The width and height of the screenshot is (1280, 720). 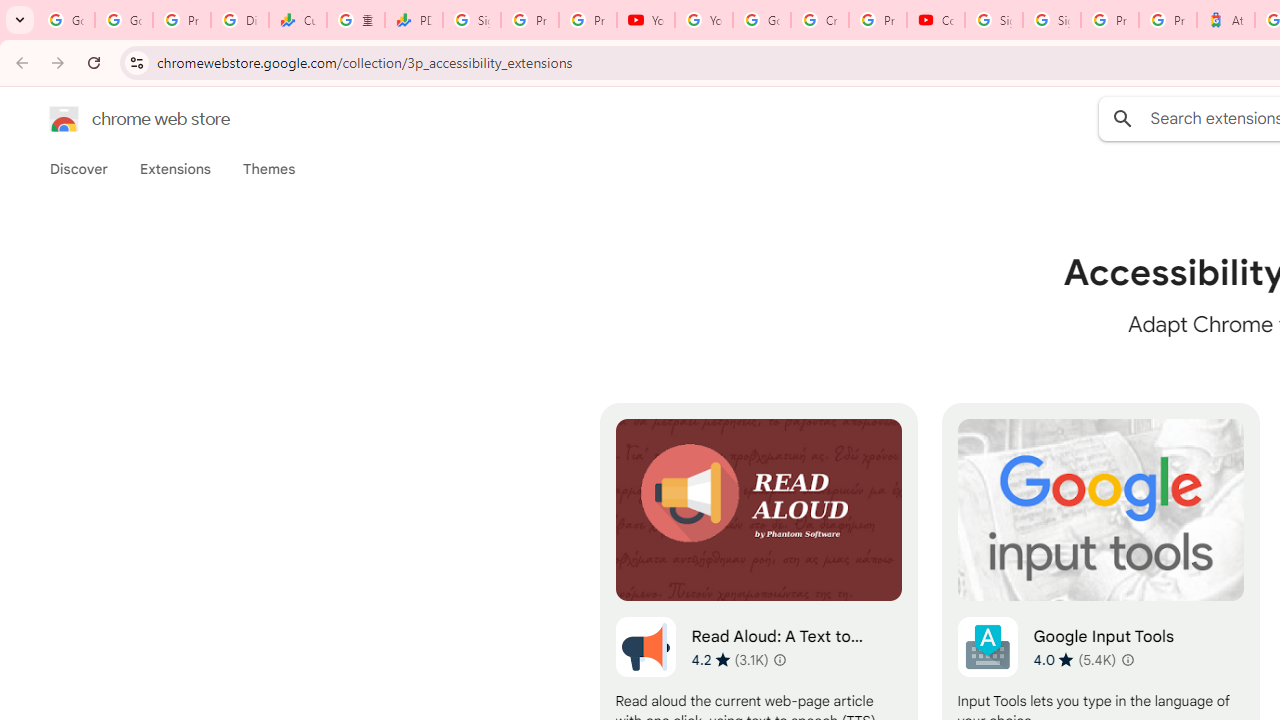 I want to click on 'Google Account Help', so click(x=761, y=20).